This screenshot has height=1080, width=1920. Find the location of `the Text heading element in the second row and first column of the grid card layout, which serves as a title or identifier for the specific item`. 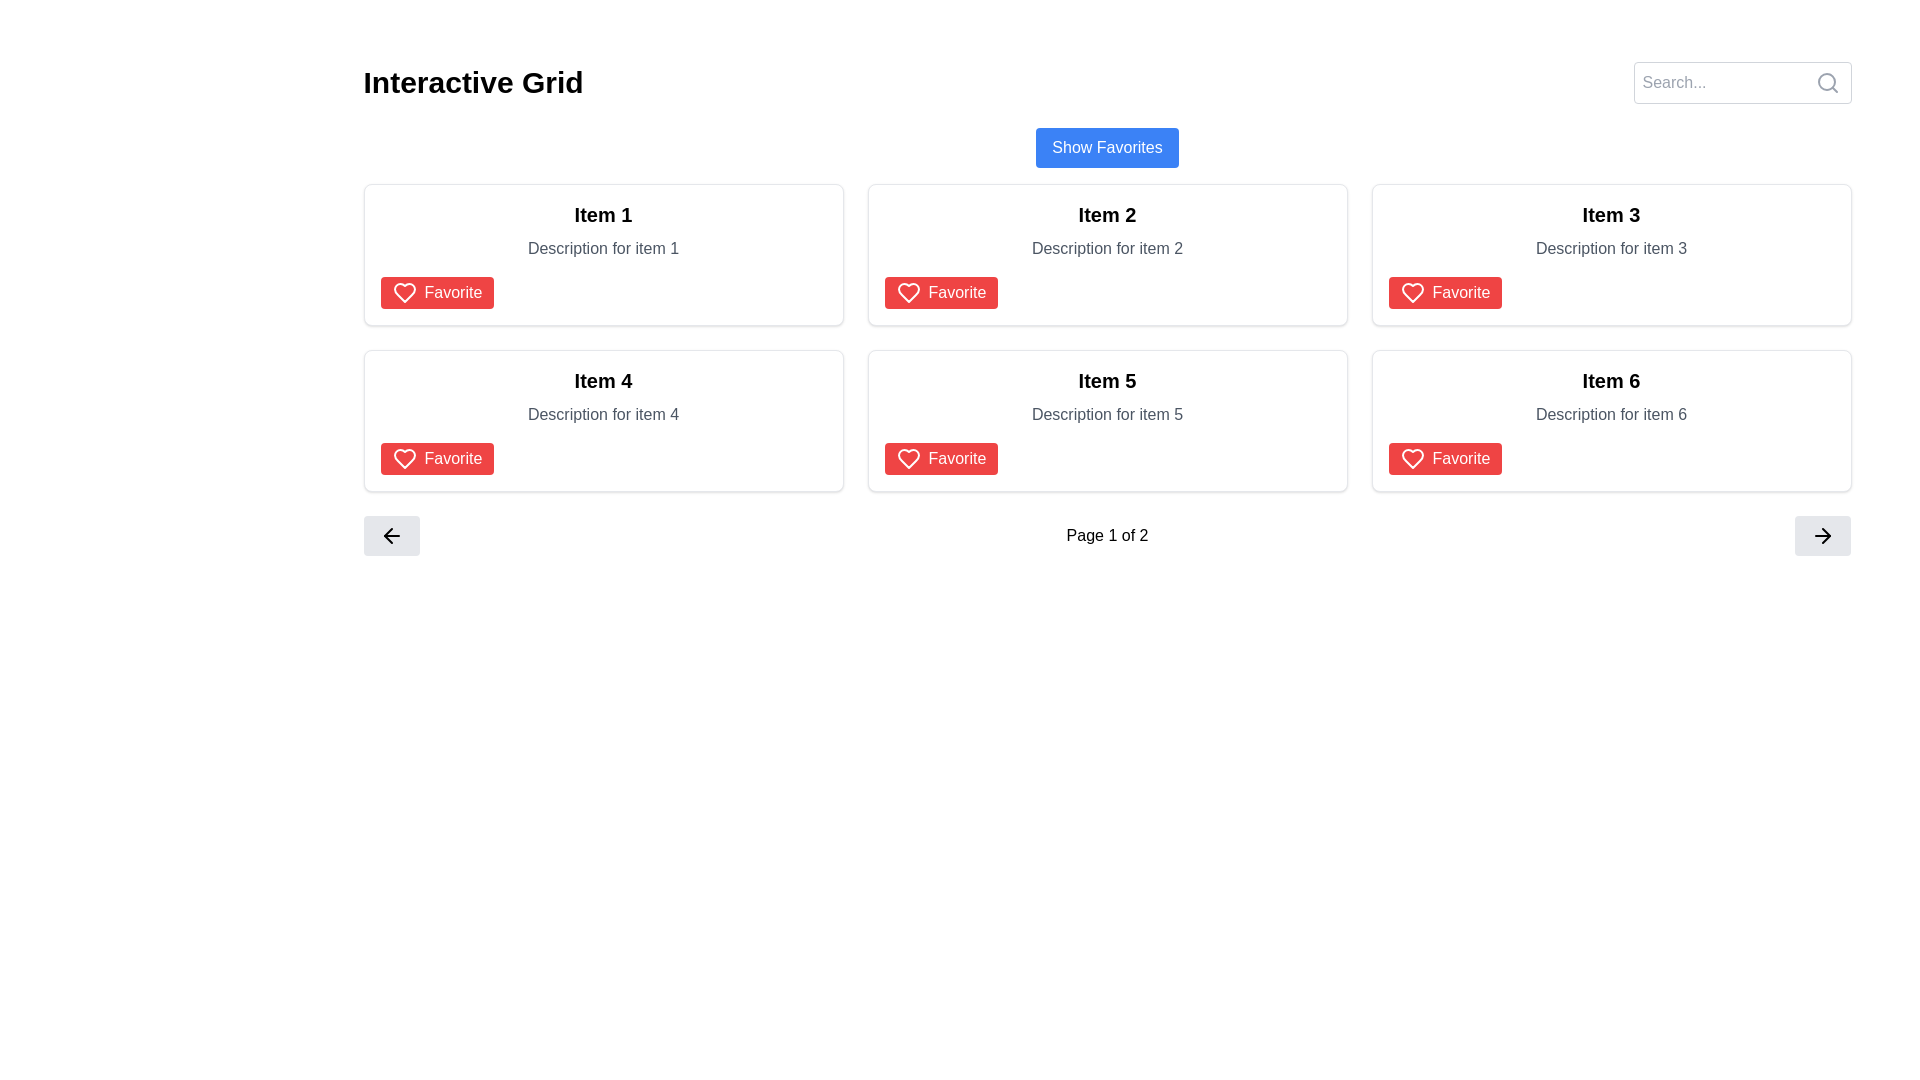

the Text heading element in the second row and first column of the grid card layout, which serves as a title or identifier for the specific item is located at coordinates (602, 381).